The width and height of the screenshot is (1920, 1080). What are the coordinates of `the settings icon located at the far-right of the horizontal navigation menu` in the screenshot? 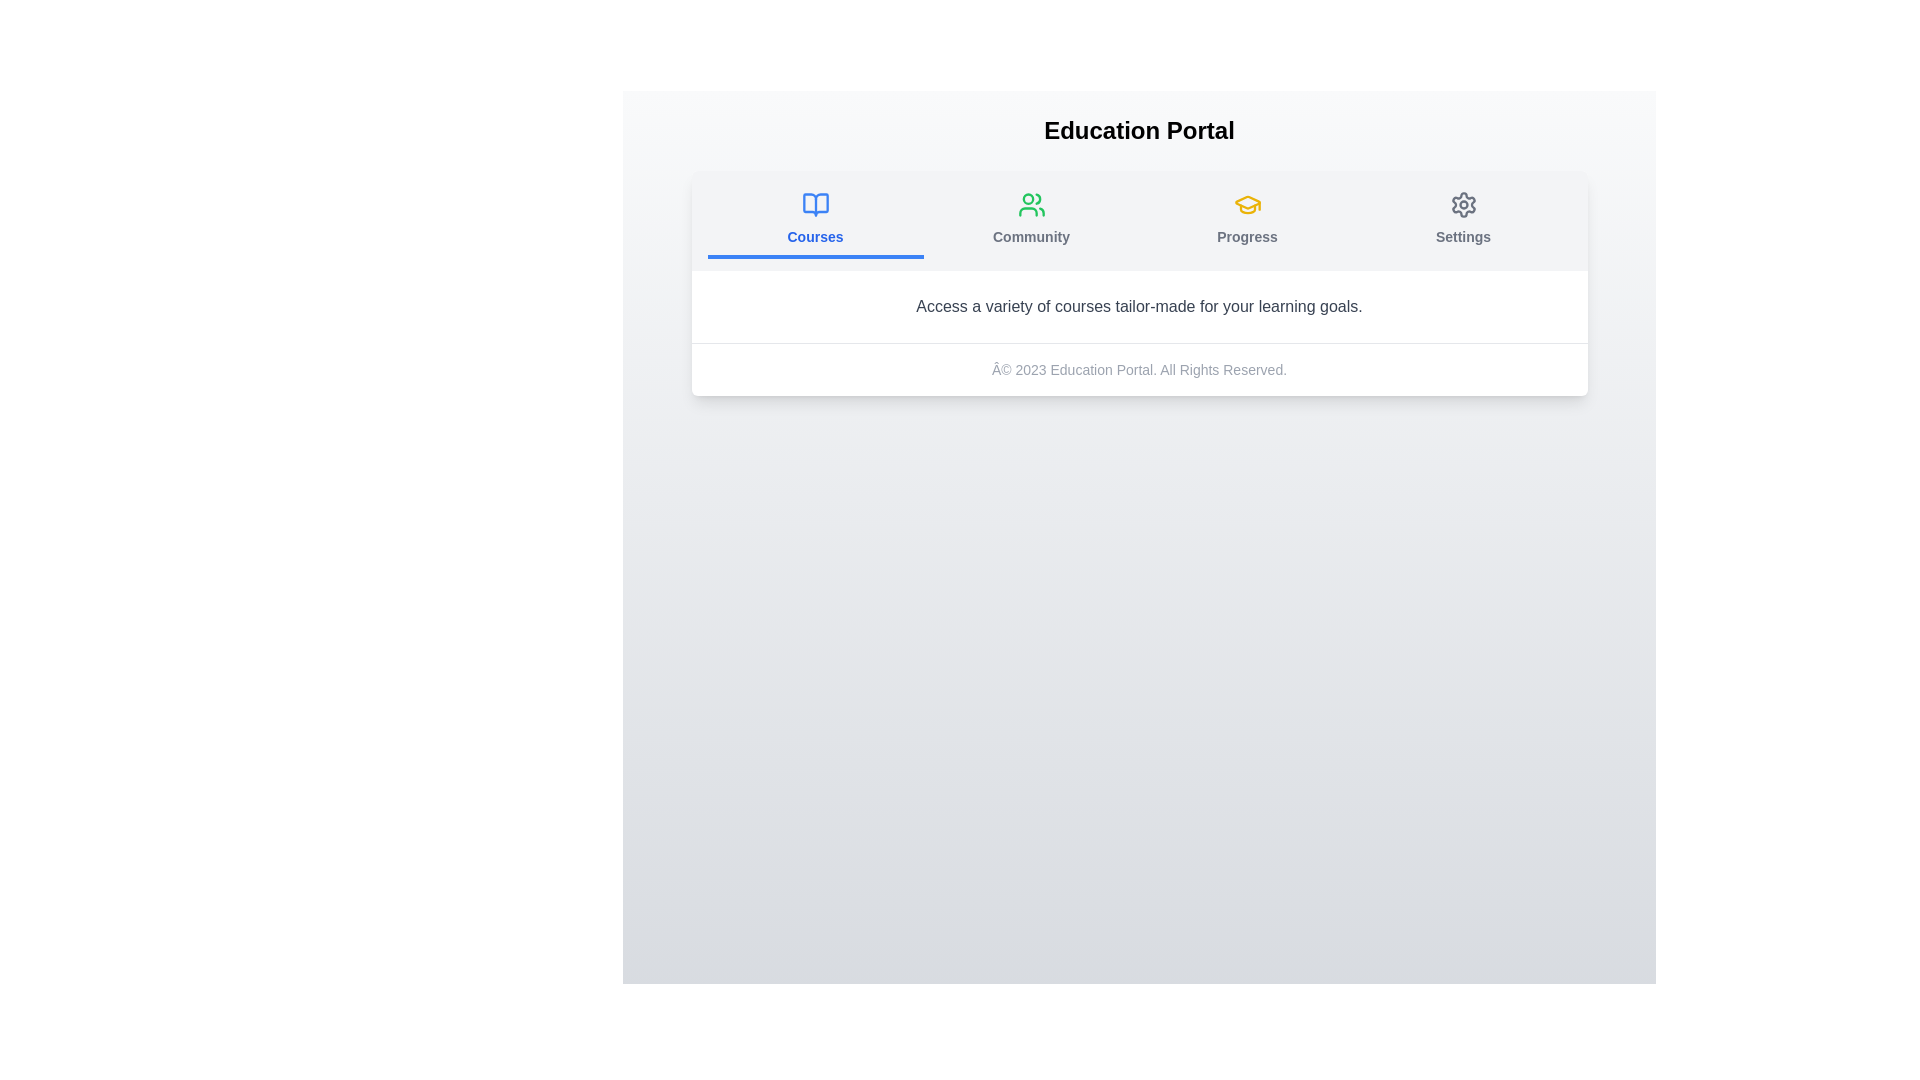 It's located at (1463, 204).